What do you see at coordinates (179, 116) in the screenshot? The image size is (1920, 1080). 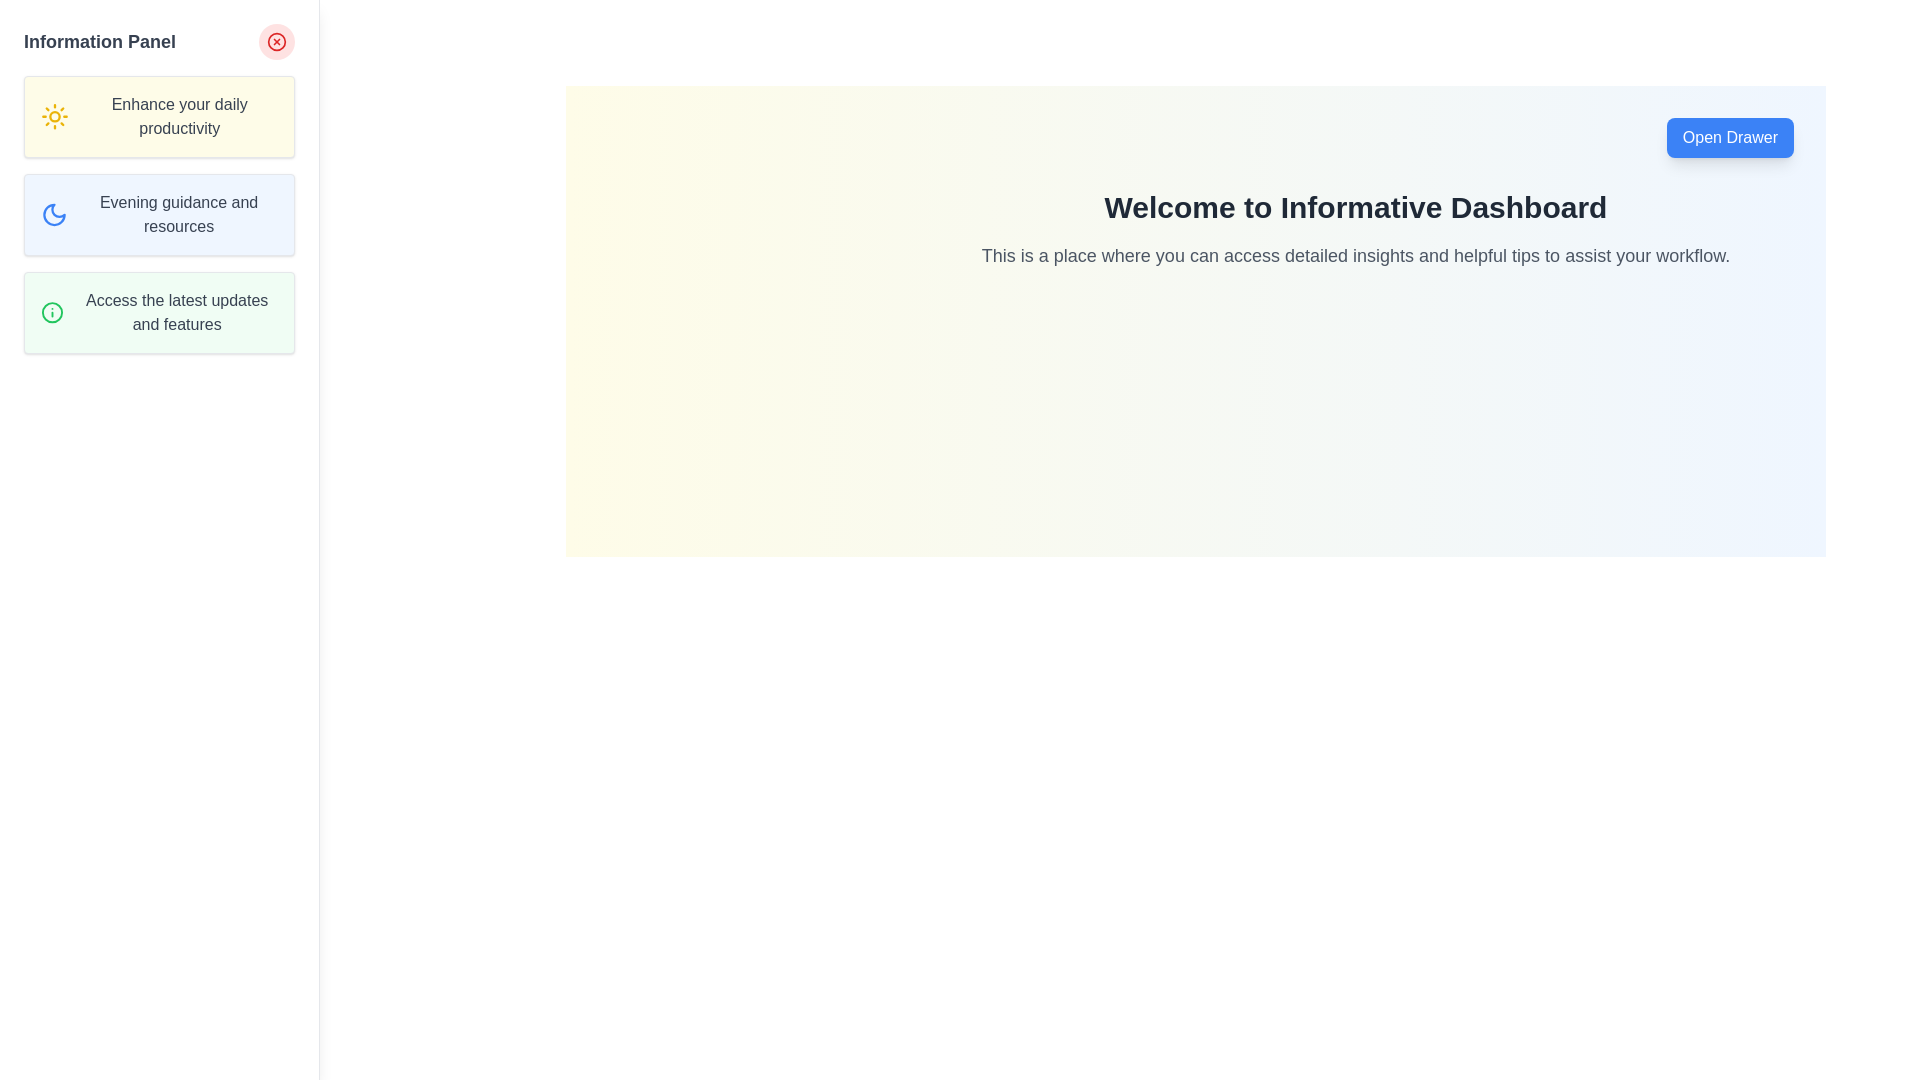 I see `the motivational text label located in the top section of the vertical list in the left sidebar, which has a yellow background` at bounding box center [179, 116].